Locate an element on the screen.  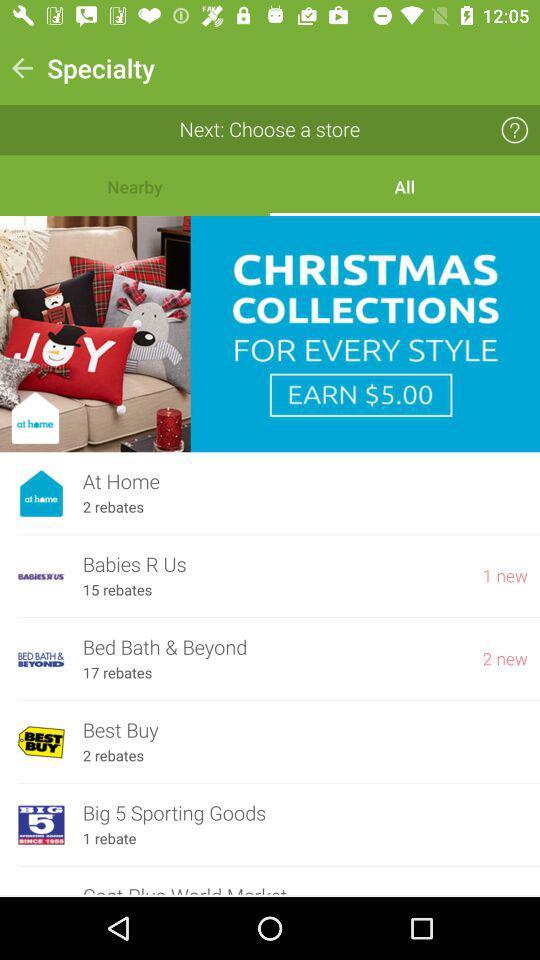
the 15 rebates item is located at coordinates (117, 590).